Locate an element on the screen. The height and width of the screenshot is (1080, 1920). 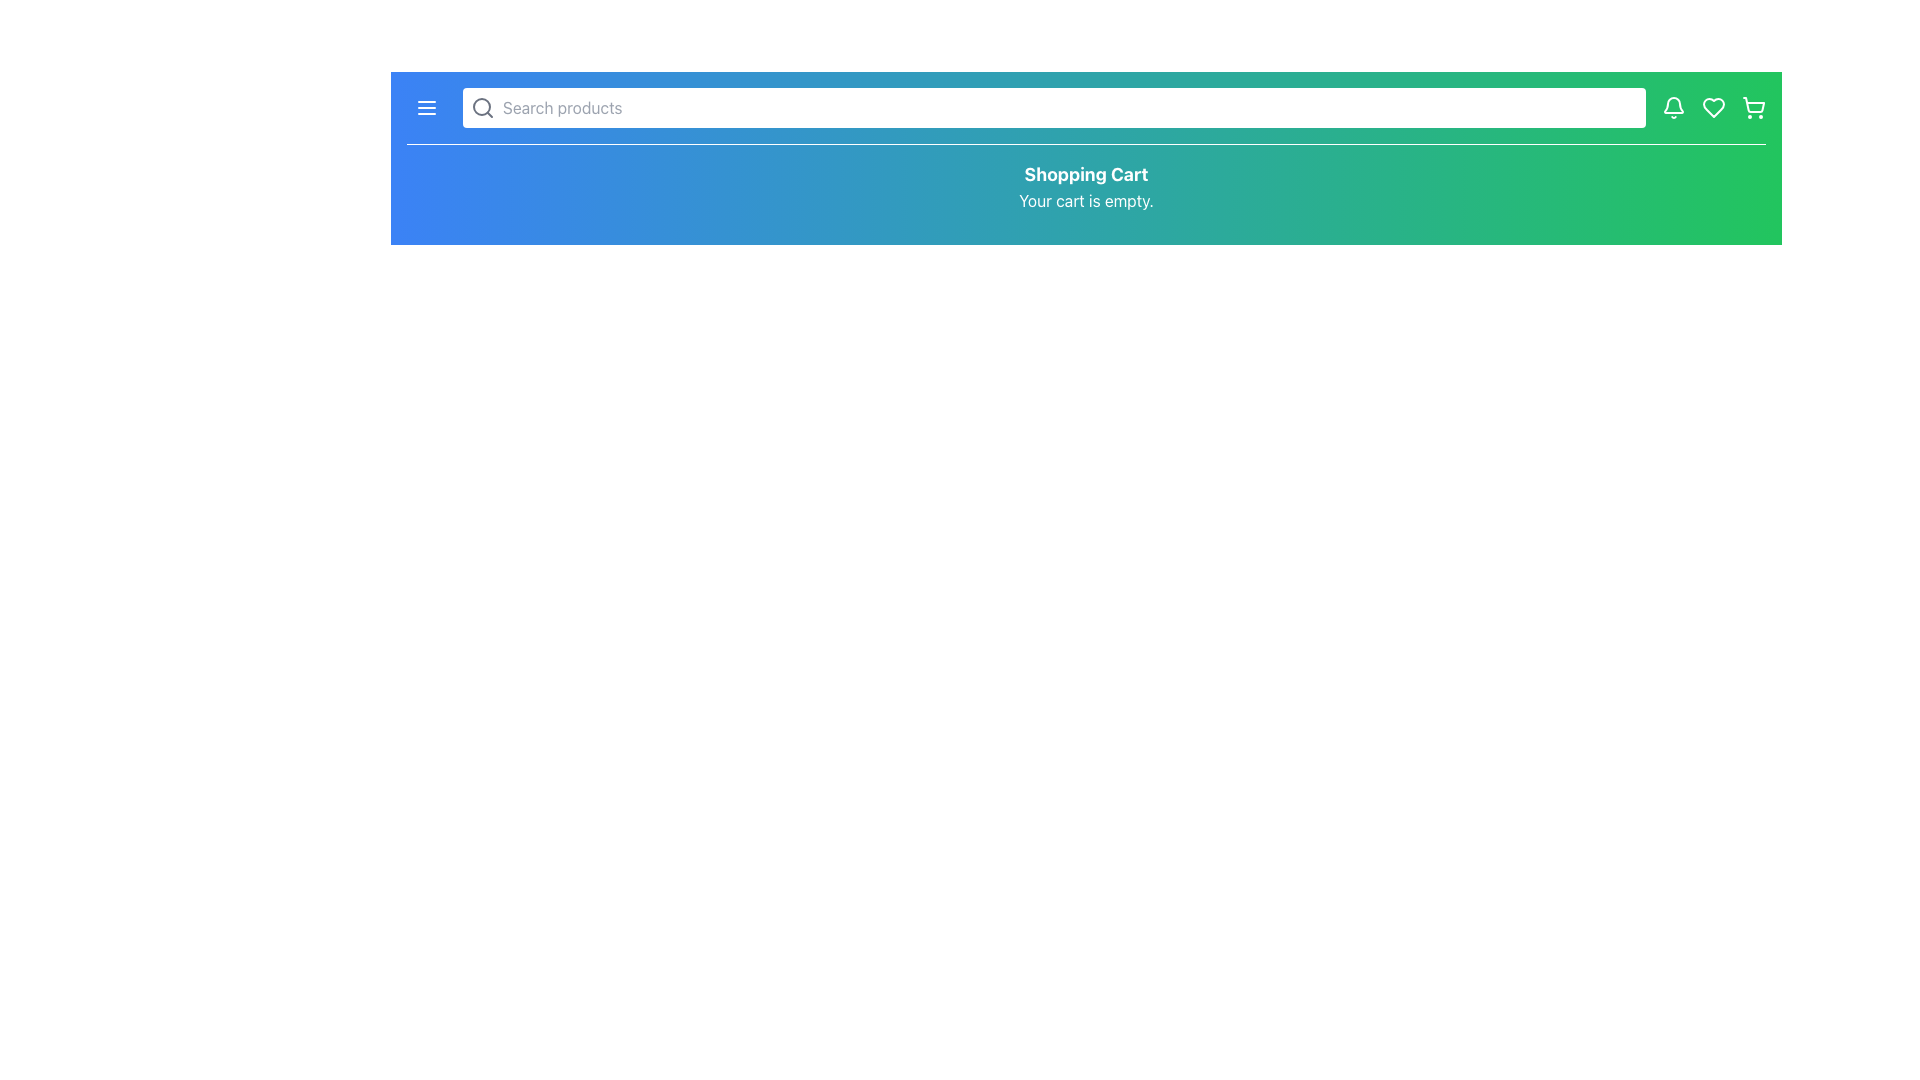
the heart-shaped icon with a hollow outline and filled green color located at the top-right corner of the interface to like or favorite is located at coordinates (1712, 108).